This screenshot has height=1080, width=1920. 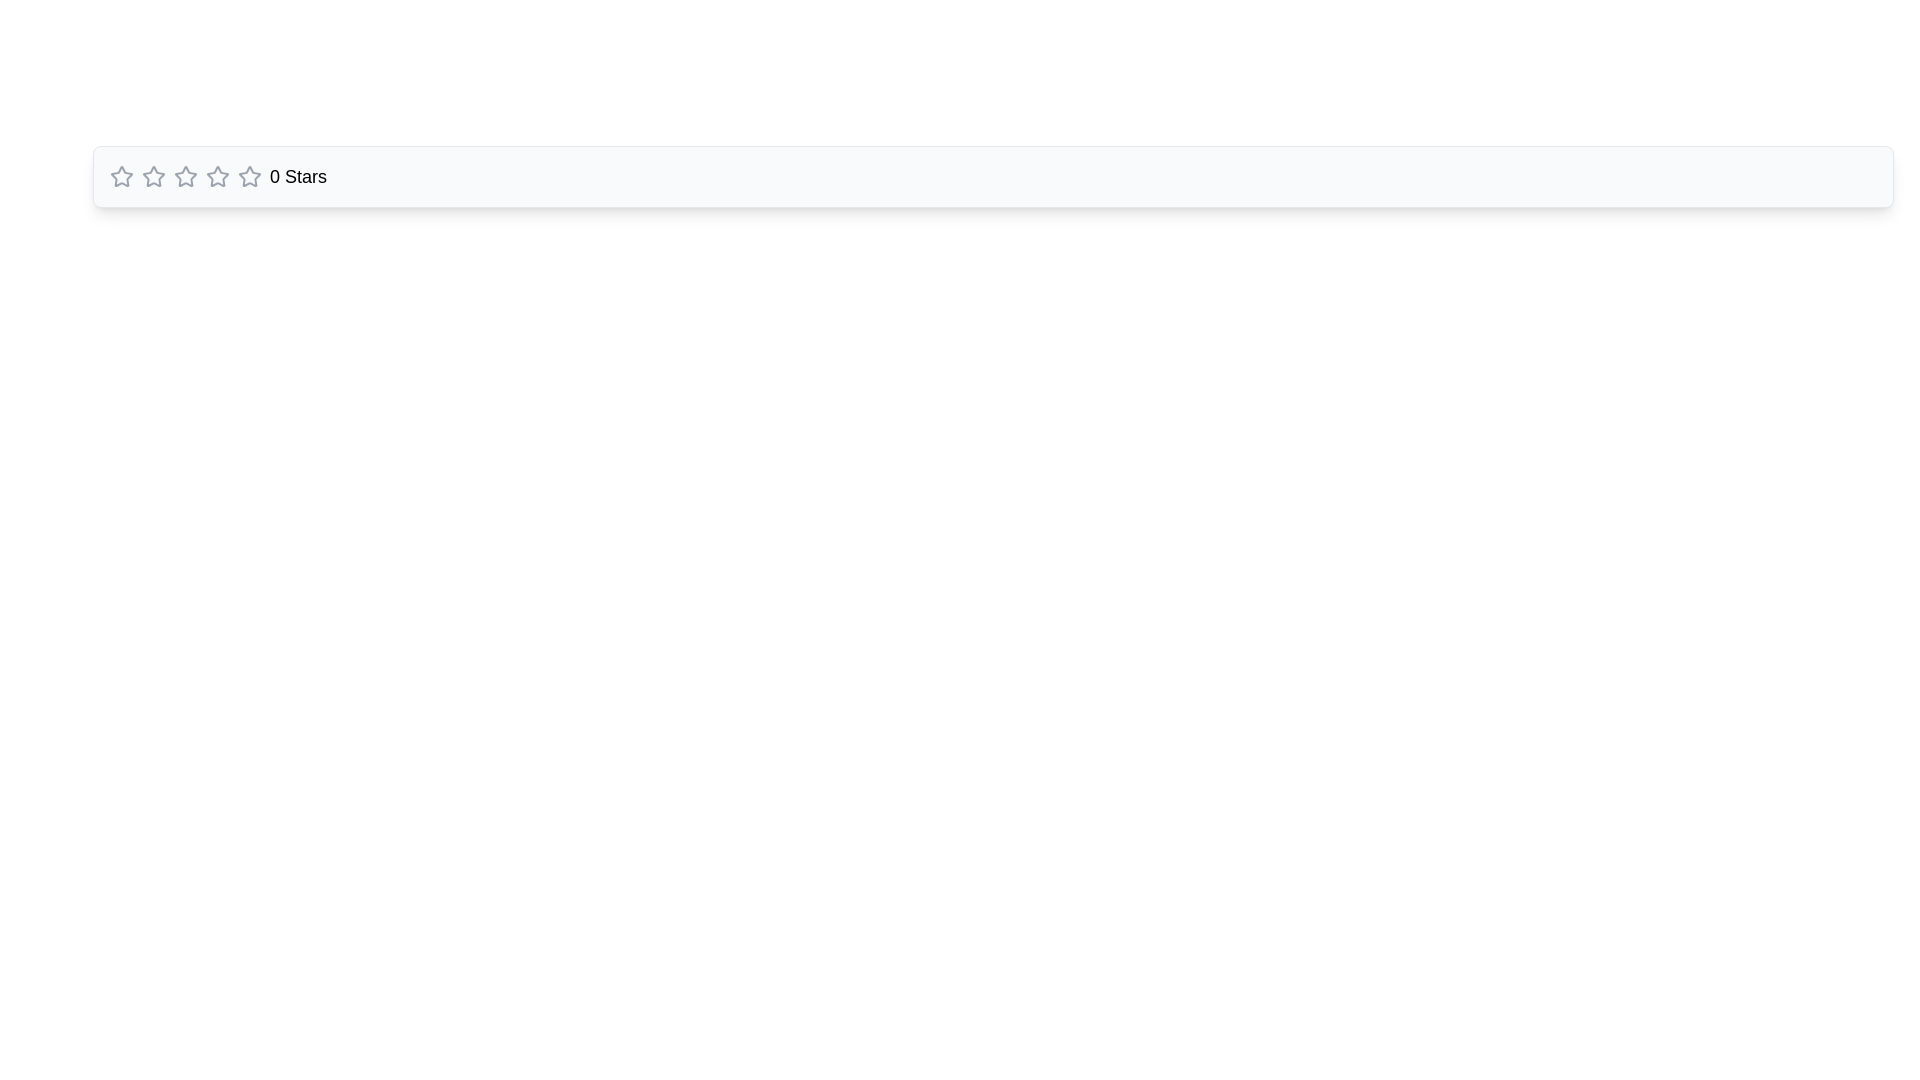 I want to click on the first star icon in the rating system, so click(x=120, y=176).